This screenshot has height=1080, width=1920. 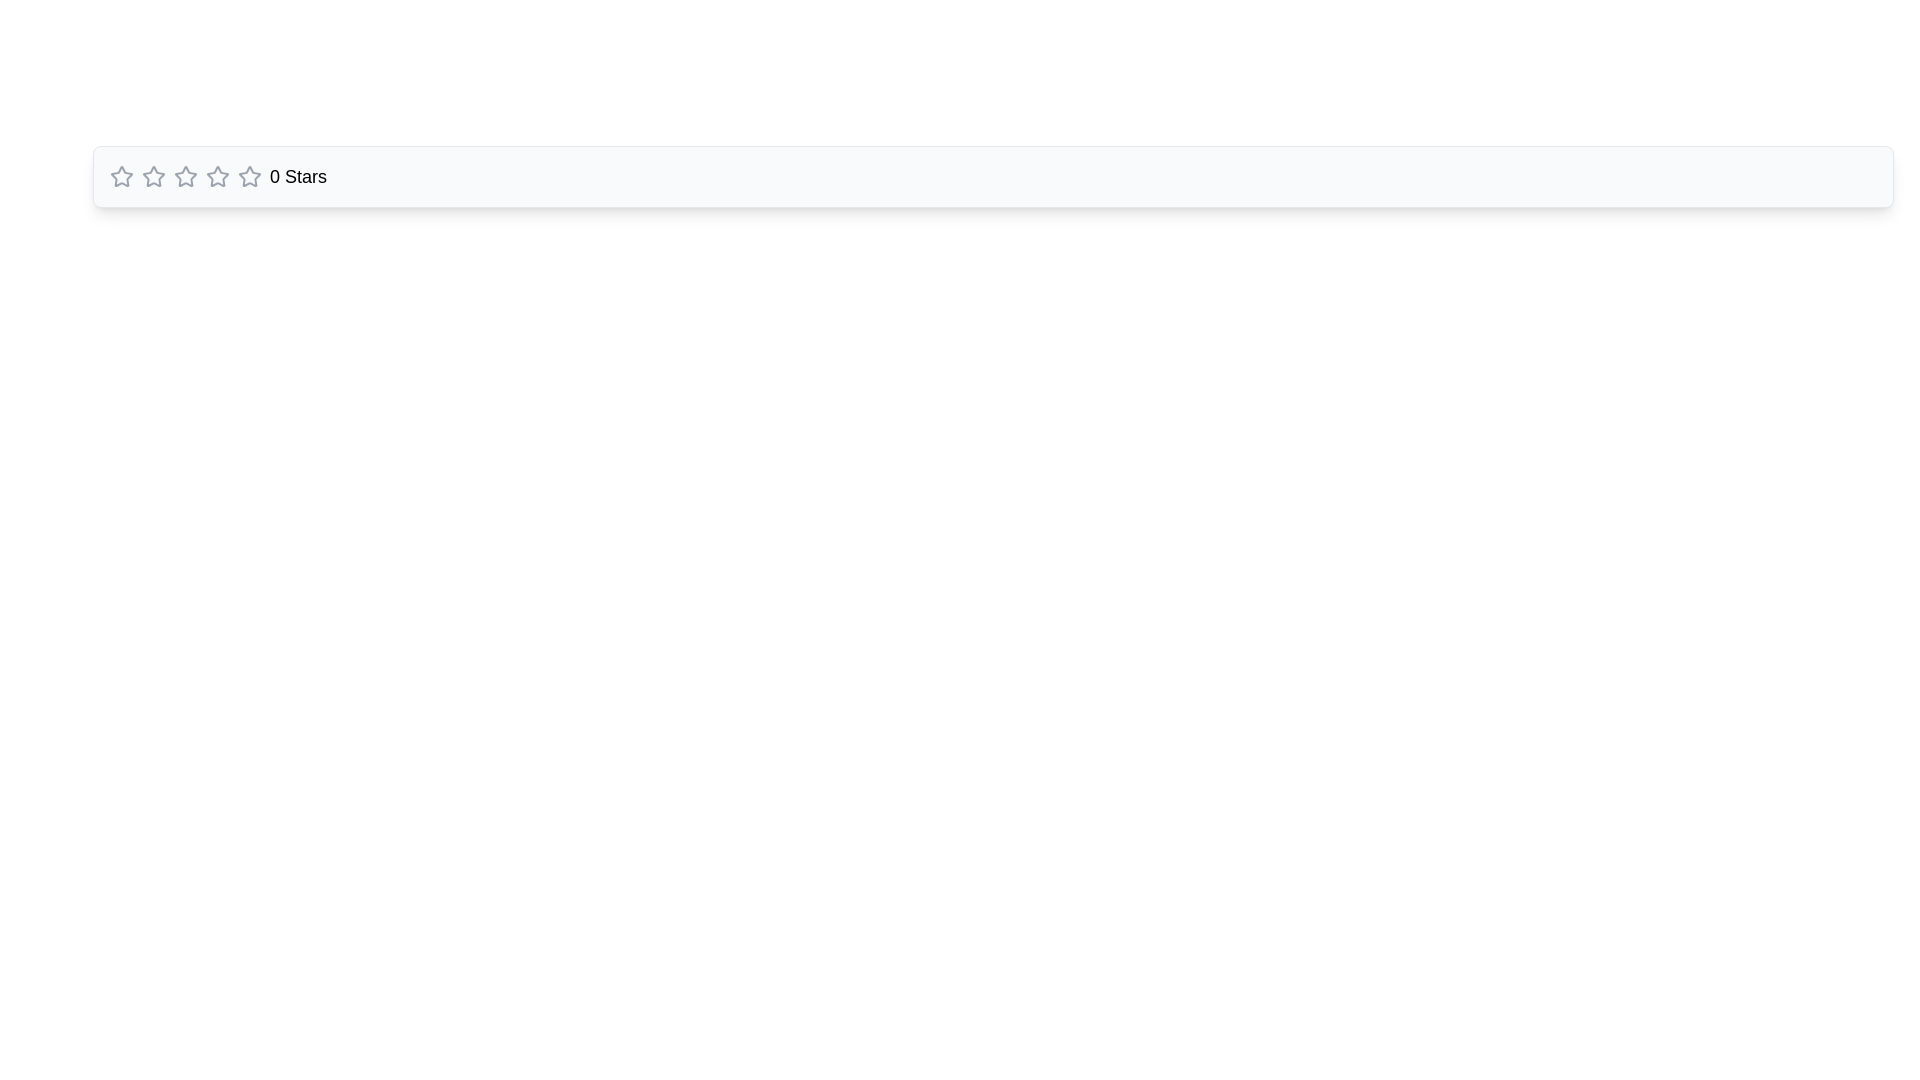 I want to click on the first star icon in the rating system, so click(x=120, y=176).